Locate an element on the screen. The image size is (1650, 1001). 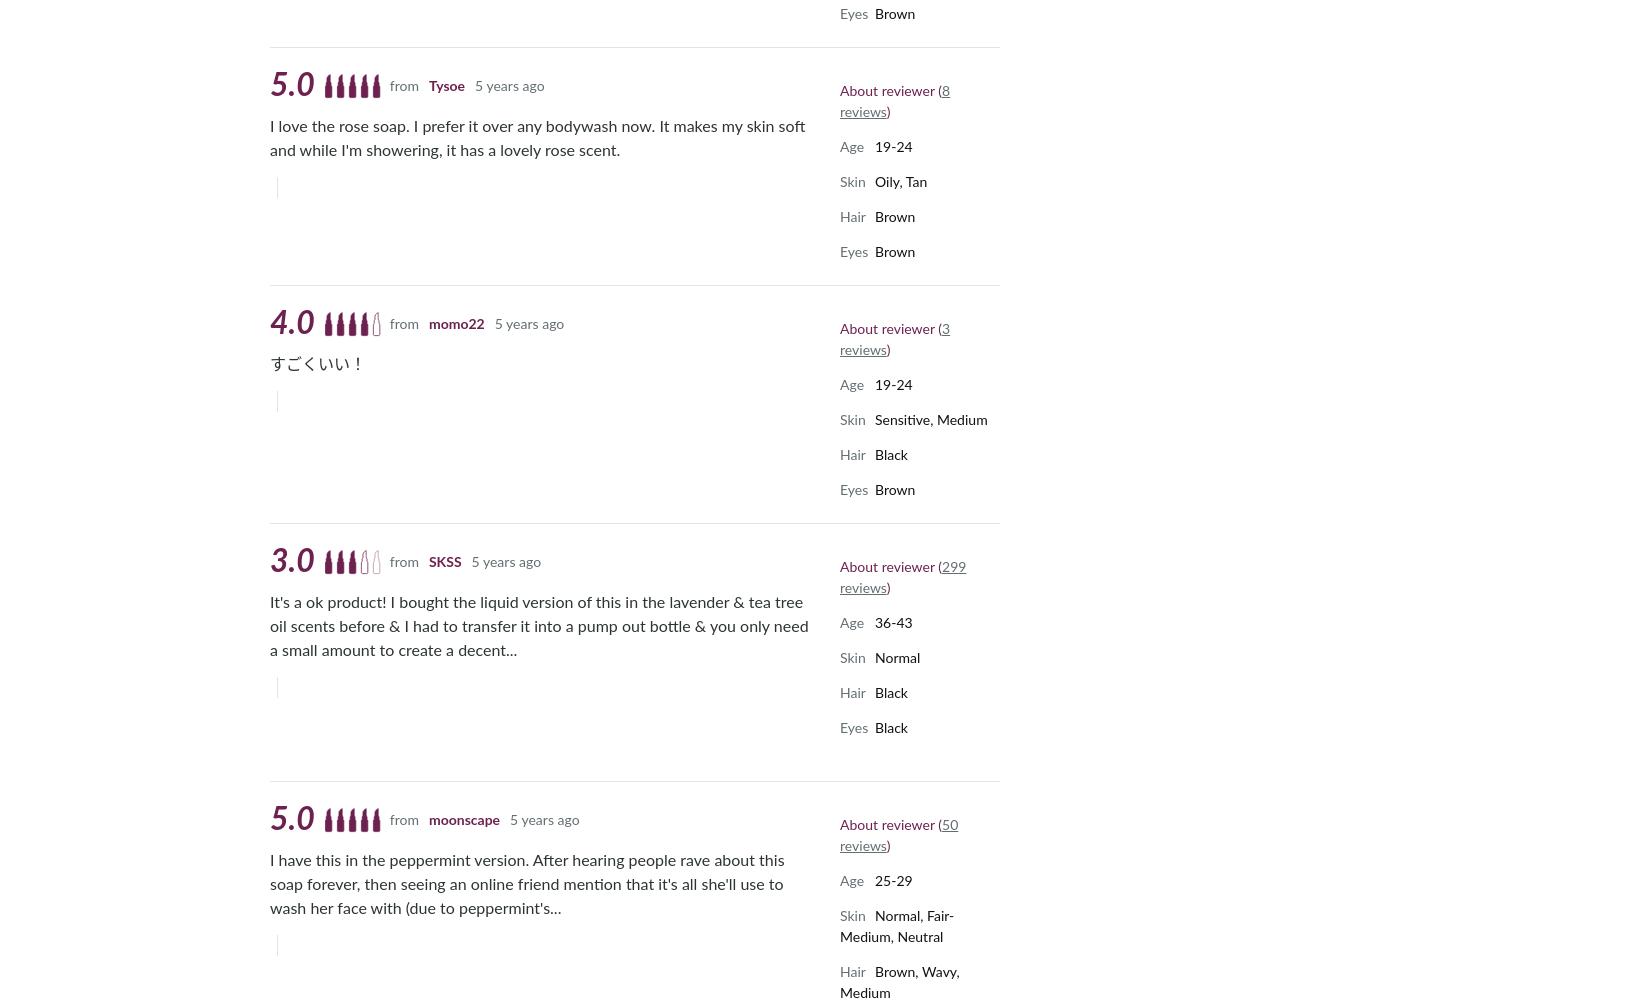
'Brown, Wavy, Medium' is located at coordinates (840, 981).